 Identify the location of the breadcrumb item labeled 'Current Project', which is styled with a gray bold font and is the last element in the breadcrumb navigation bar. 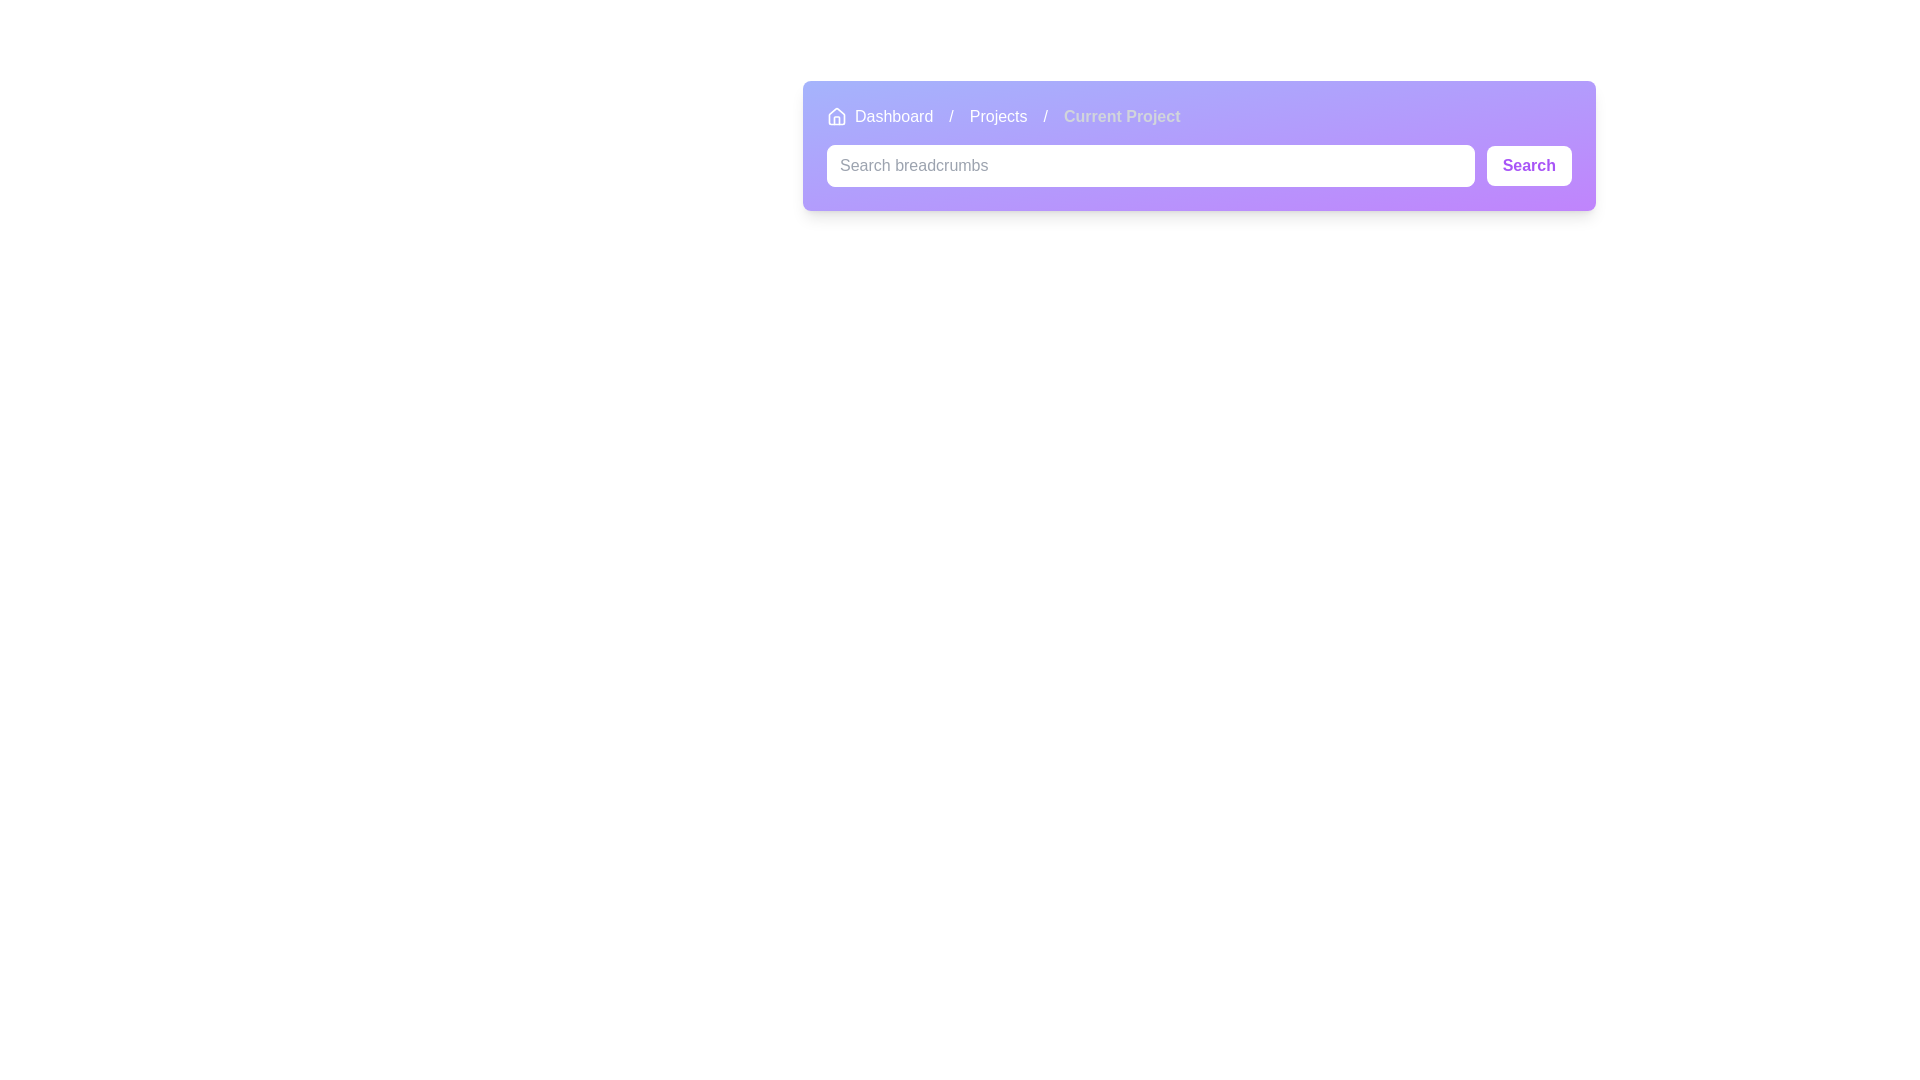
(1122, 116).